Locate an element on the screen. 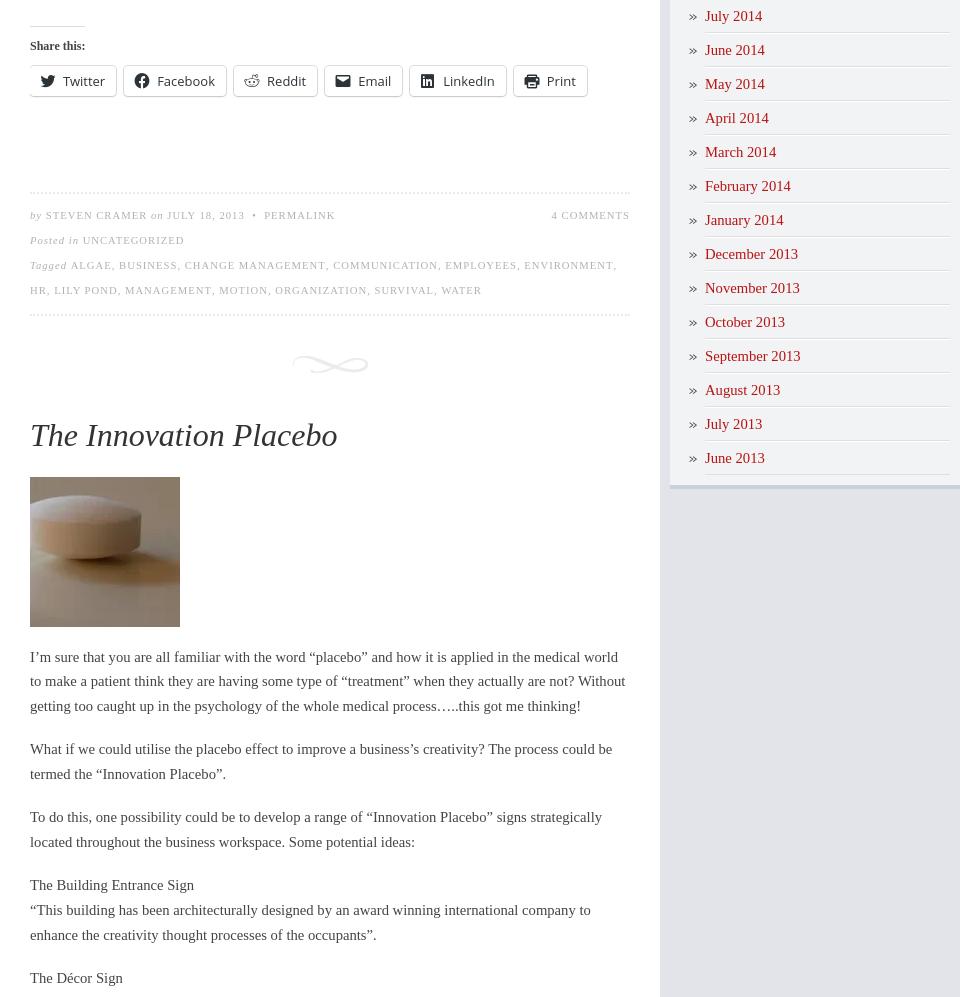 This screenshot has width=960, height=997. 'water' is located at coordinates (460, 290).